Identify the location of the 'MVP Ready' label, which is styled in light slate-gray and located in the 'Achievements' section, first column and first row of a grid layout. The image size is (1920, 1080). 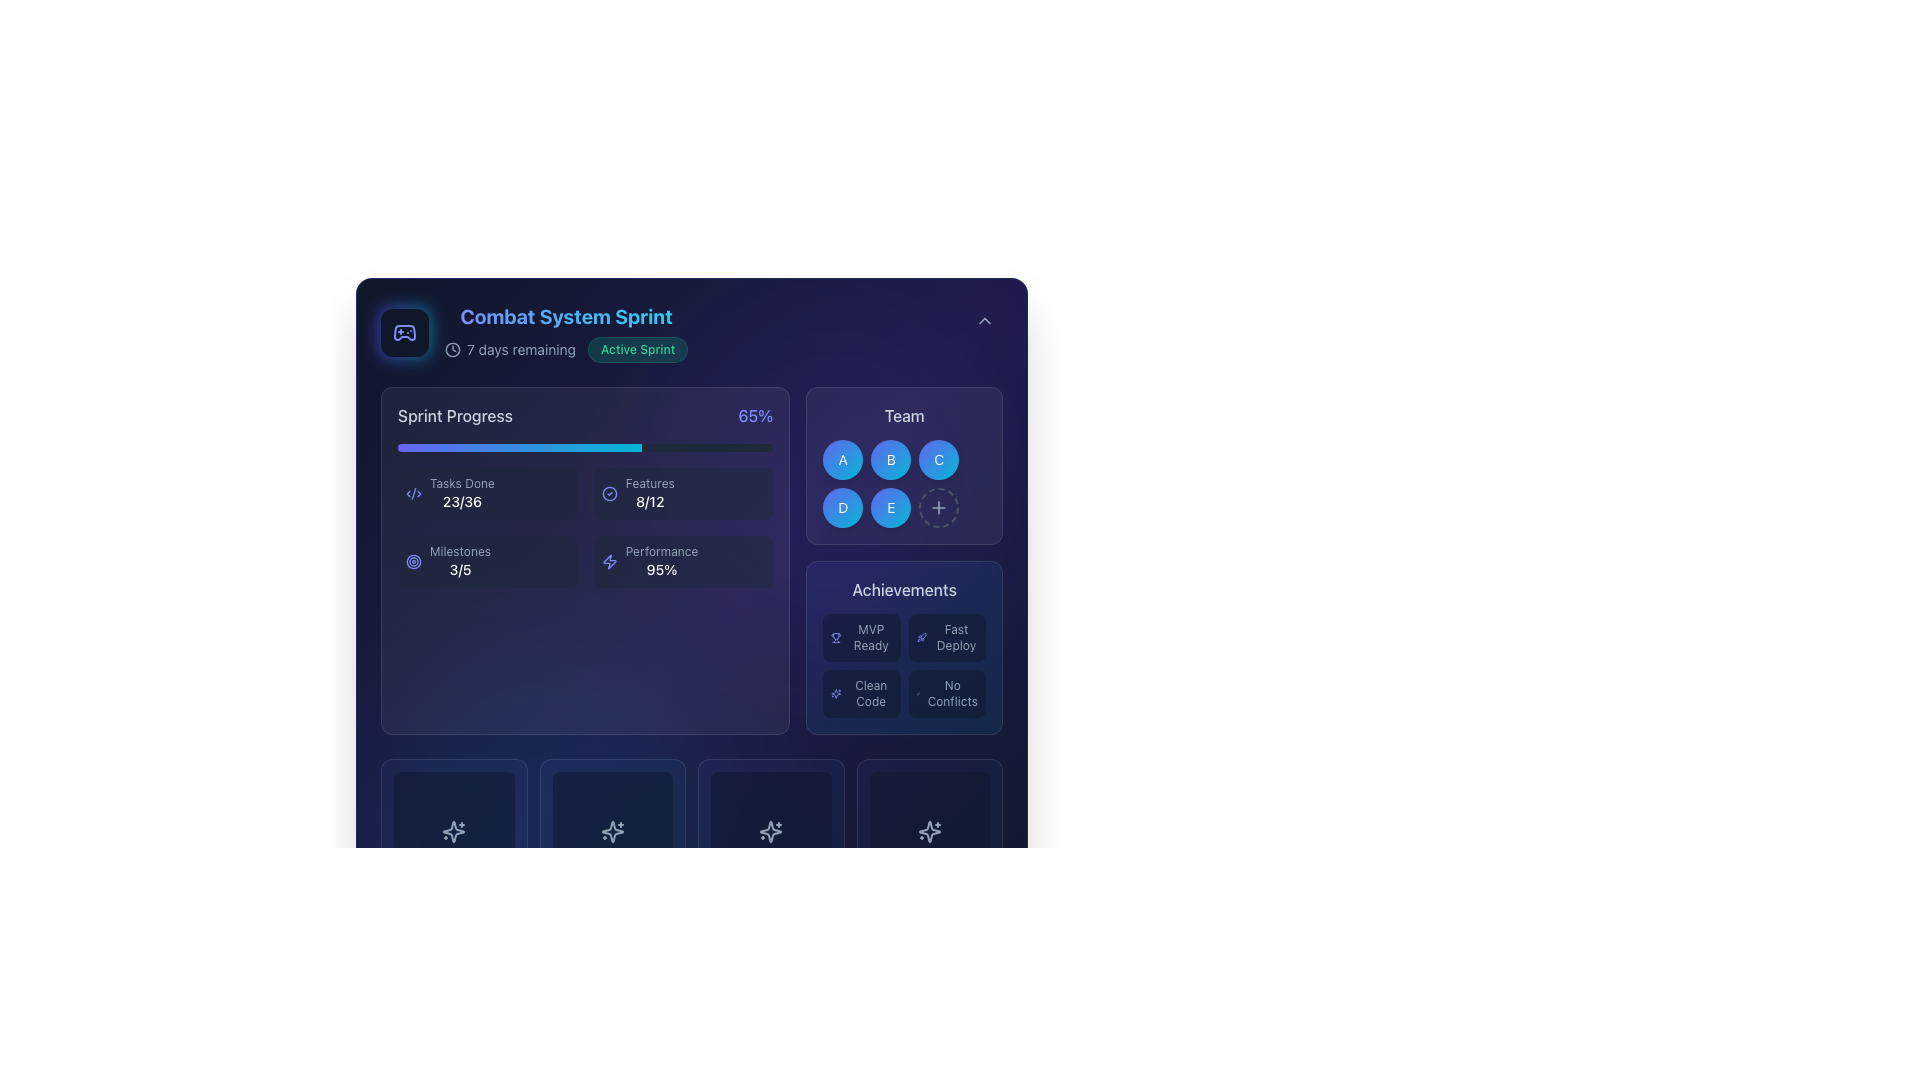
(871, 637).